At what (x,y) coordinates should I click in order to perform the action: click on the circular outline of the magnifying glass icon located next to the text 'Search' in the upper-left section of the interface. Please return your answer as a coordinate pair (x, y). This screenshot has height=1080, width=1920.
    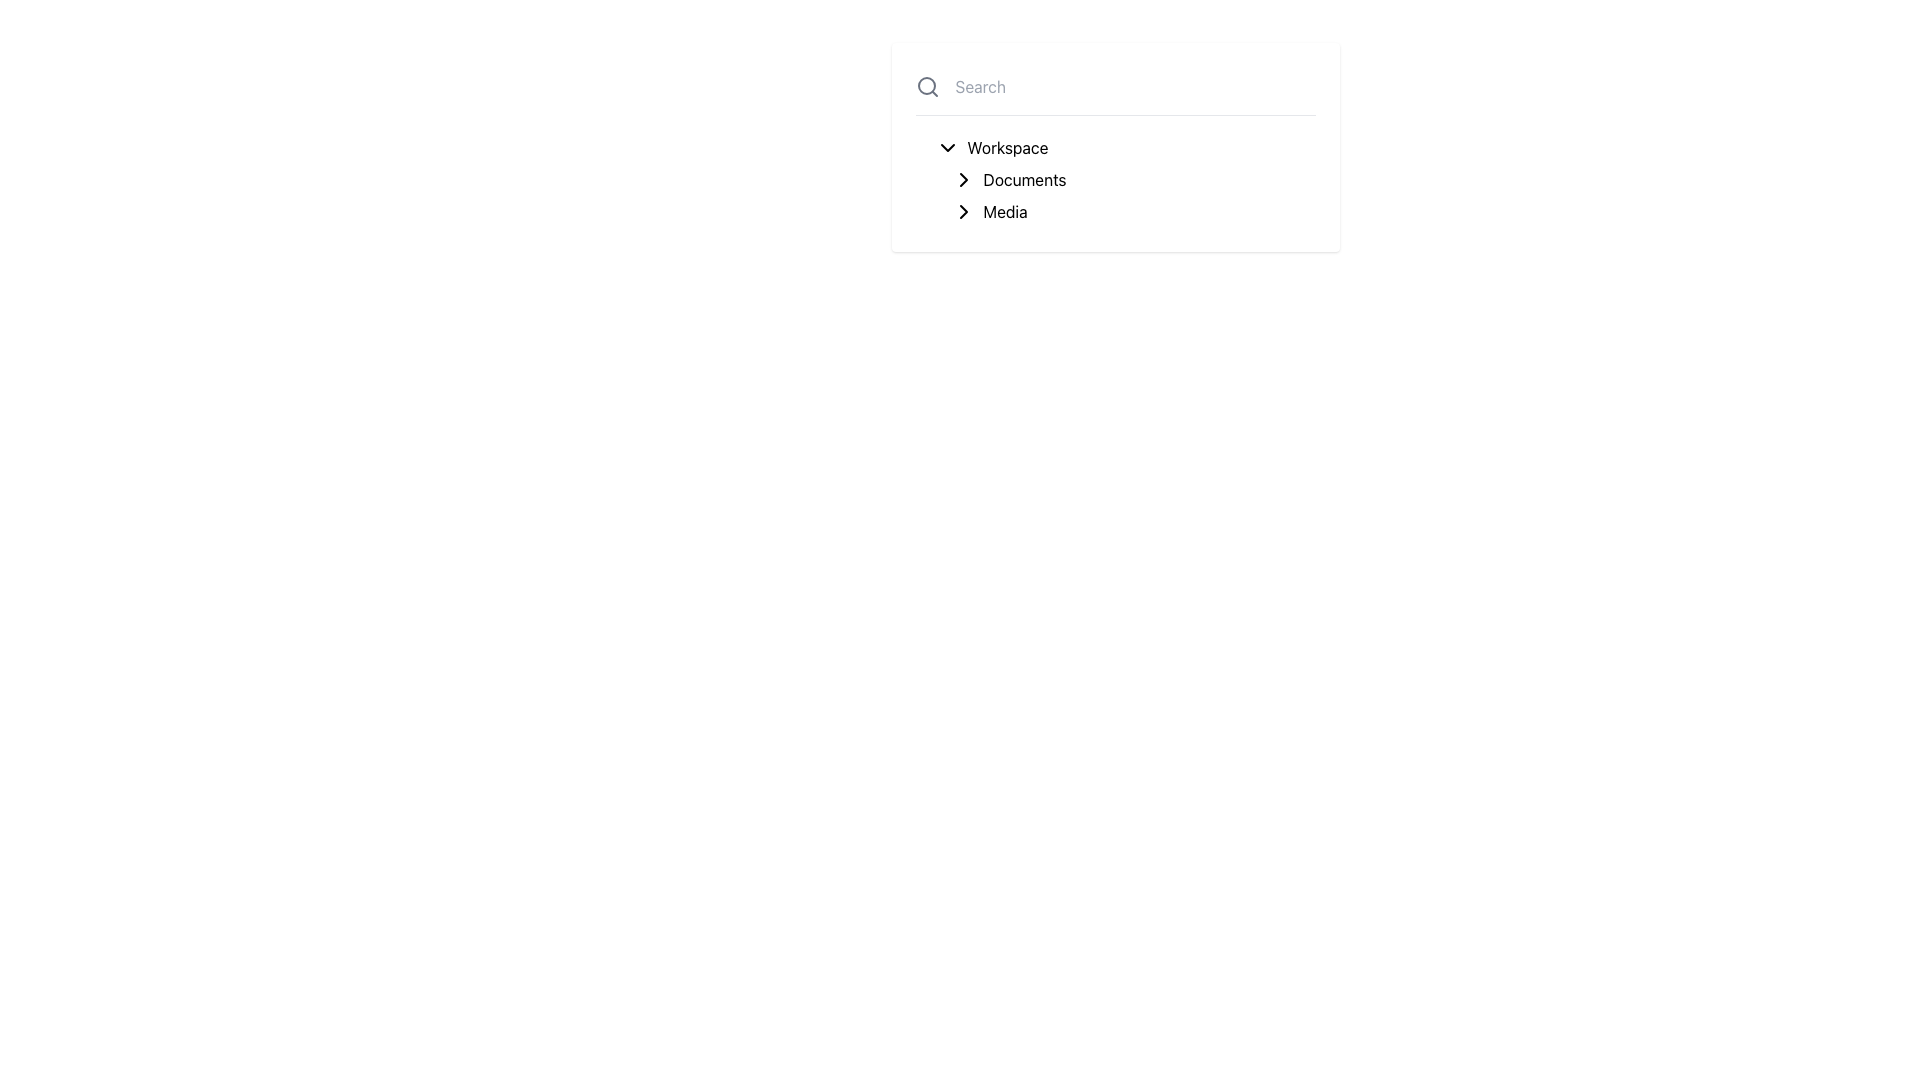
    Looking at the image, I should click on (925, 84).